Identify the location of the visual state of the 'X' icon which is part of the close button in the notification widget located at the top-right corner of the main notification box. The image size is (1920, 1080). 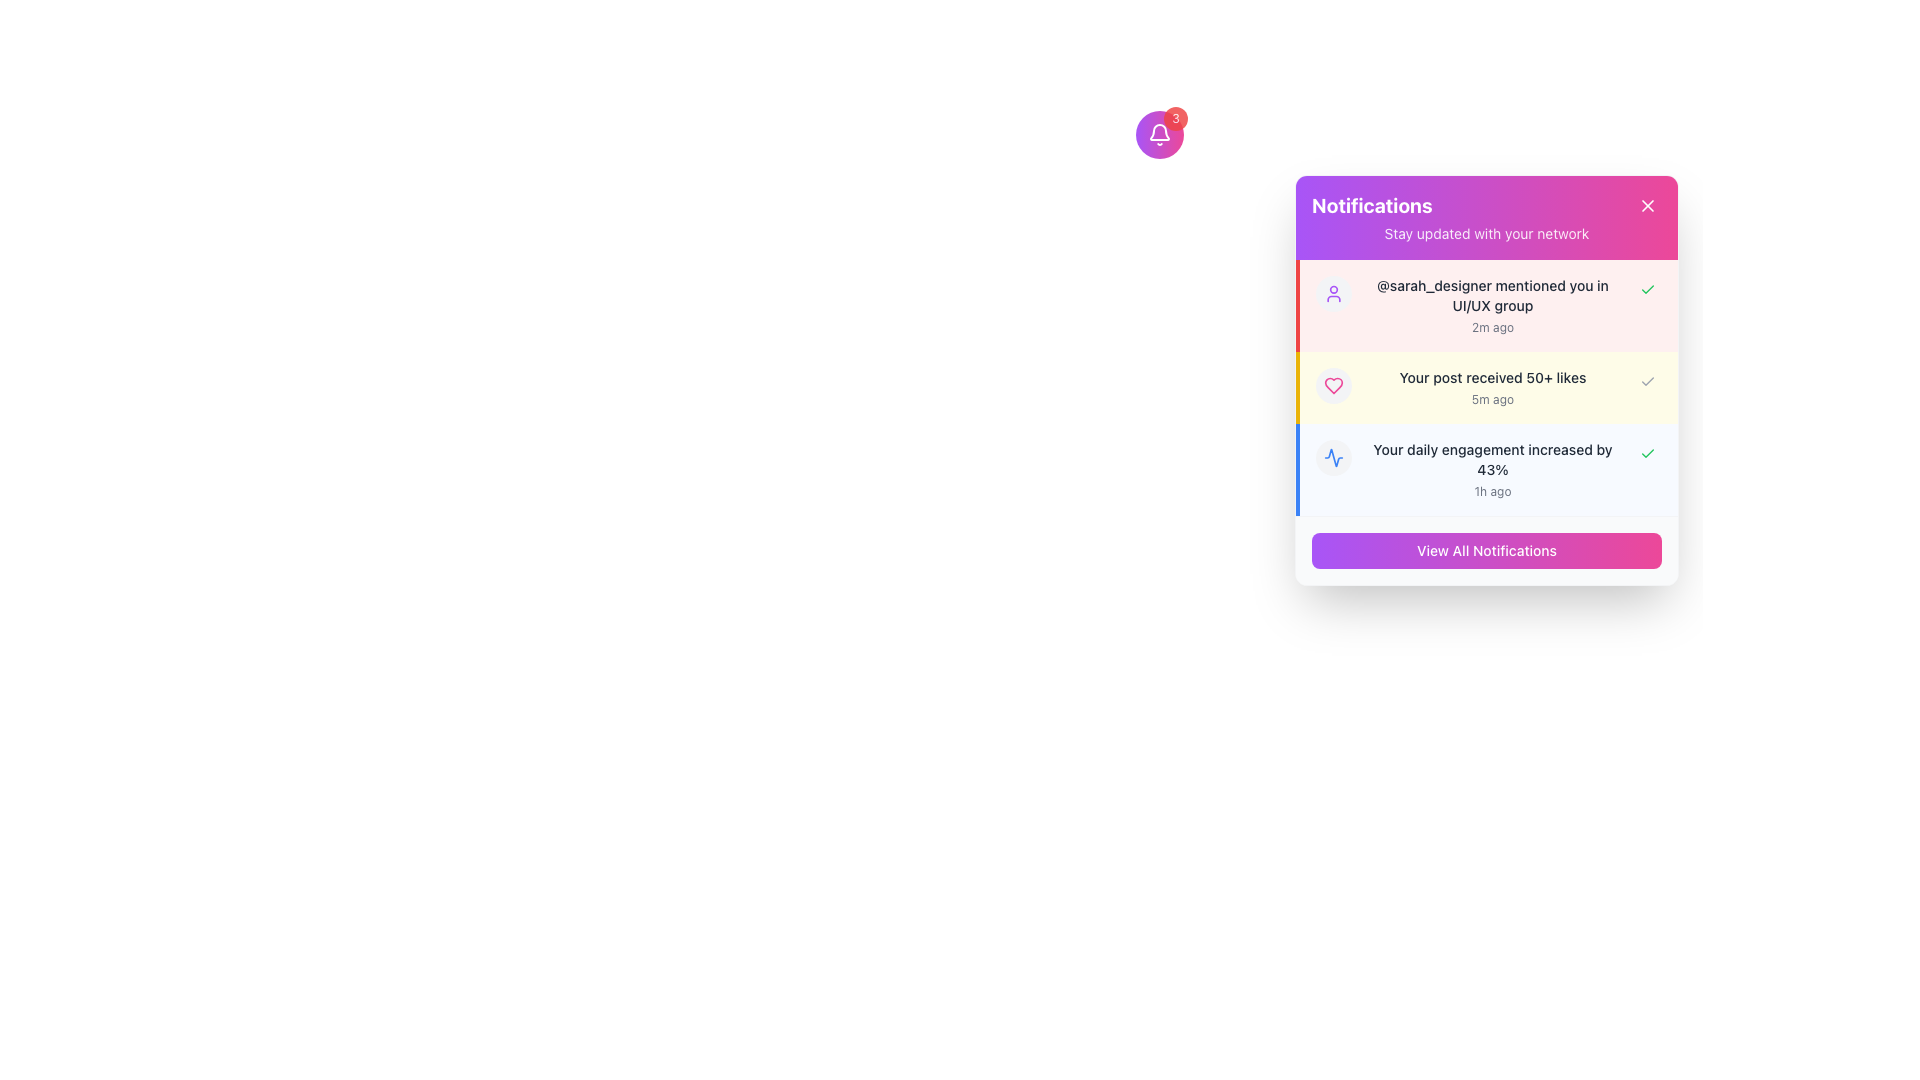
(1647, 205).